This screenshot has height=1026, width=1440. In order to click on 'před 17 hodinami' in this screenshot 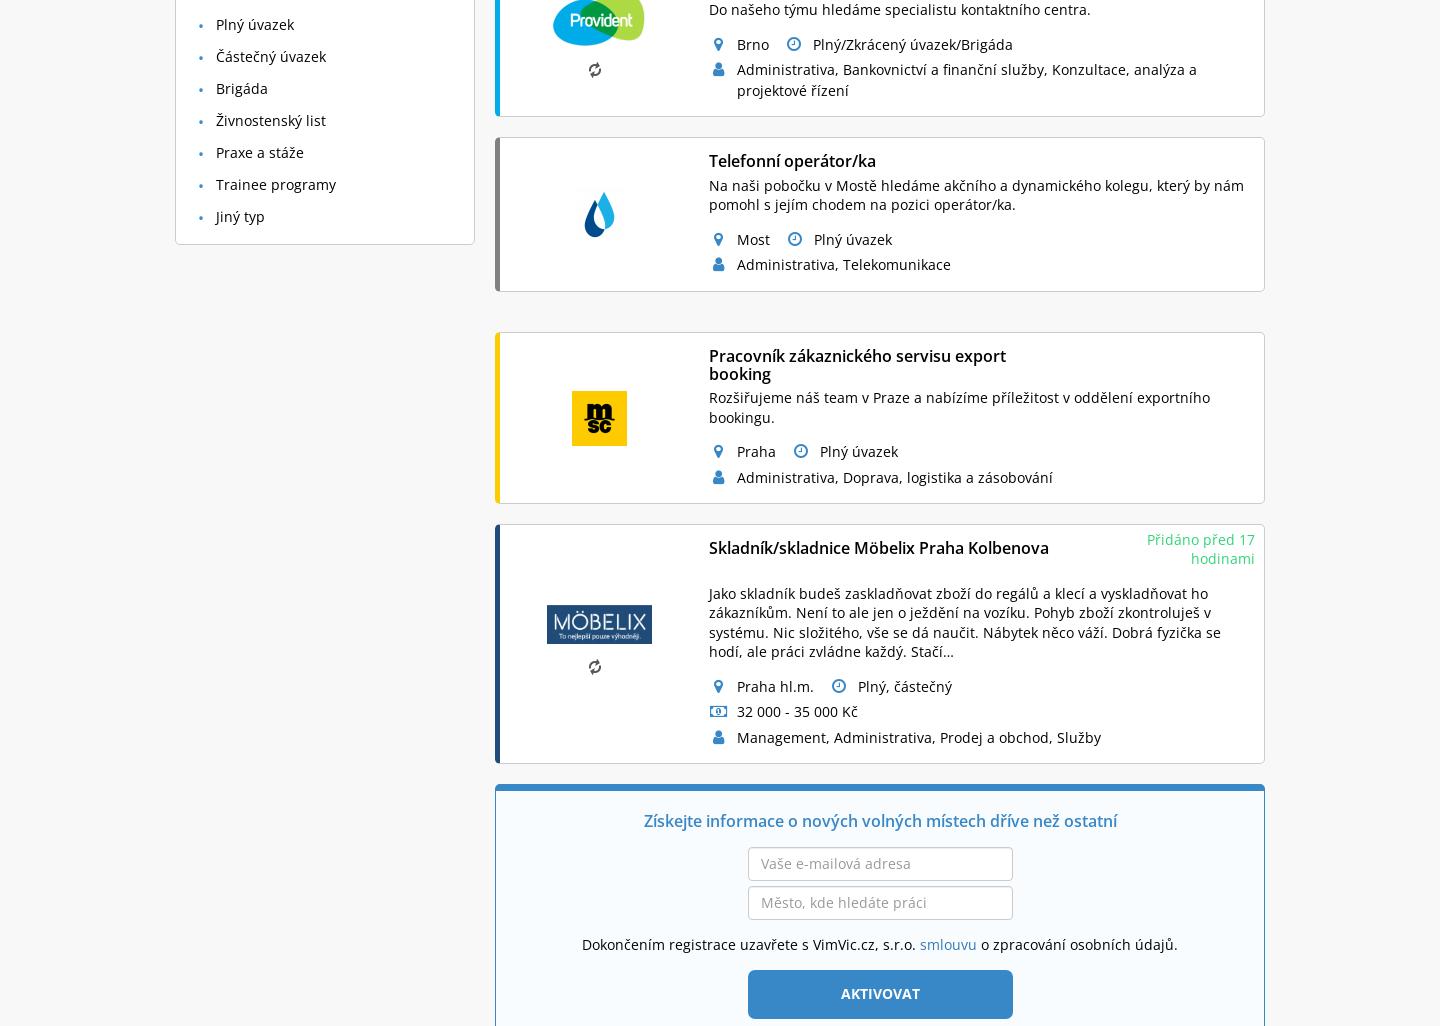, I will do `click(1221, 549)`.